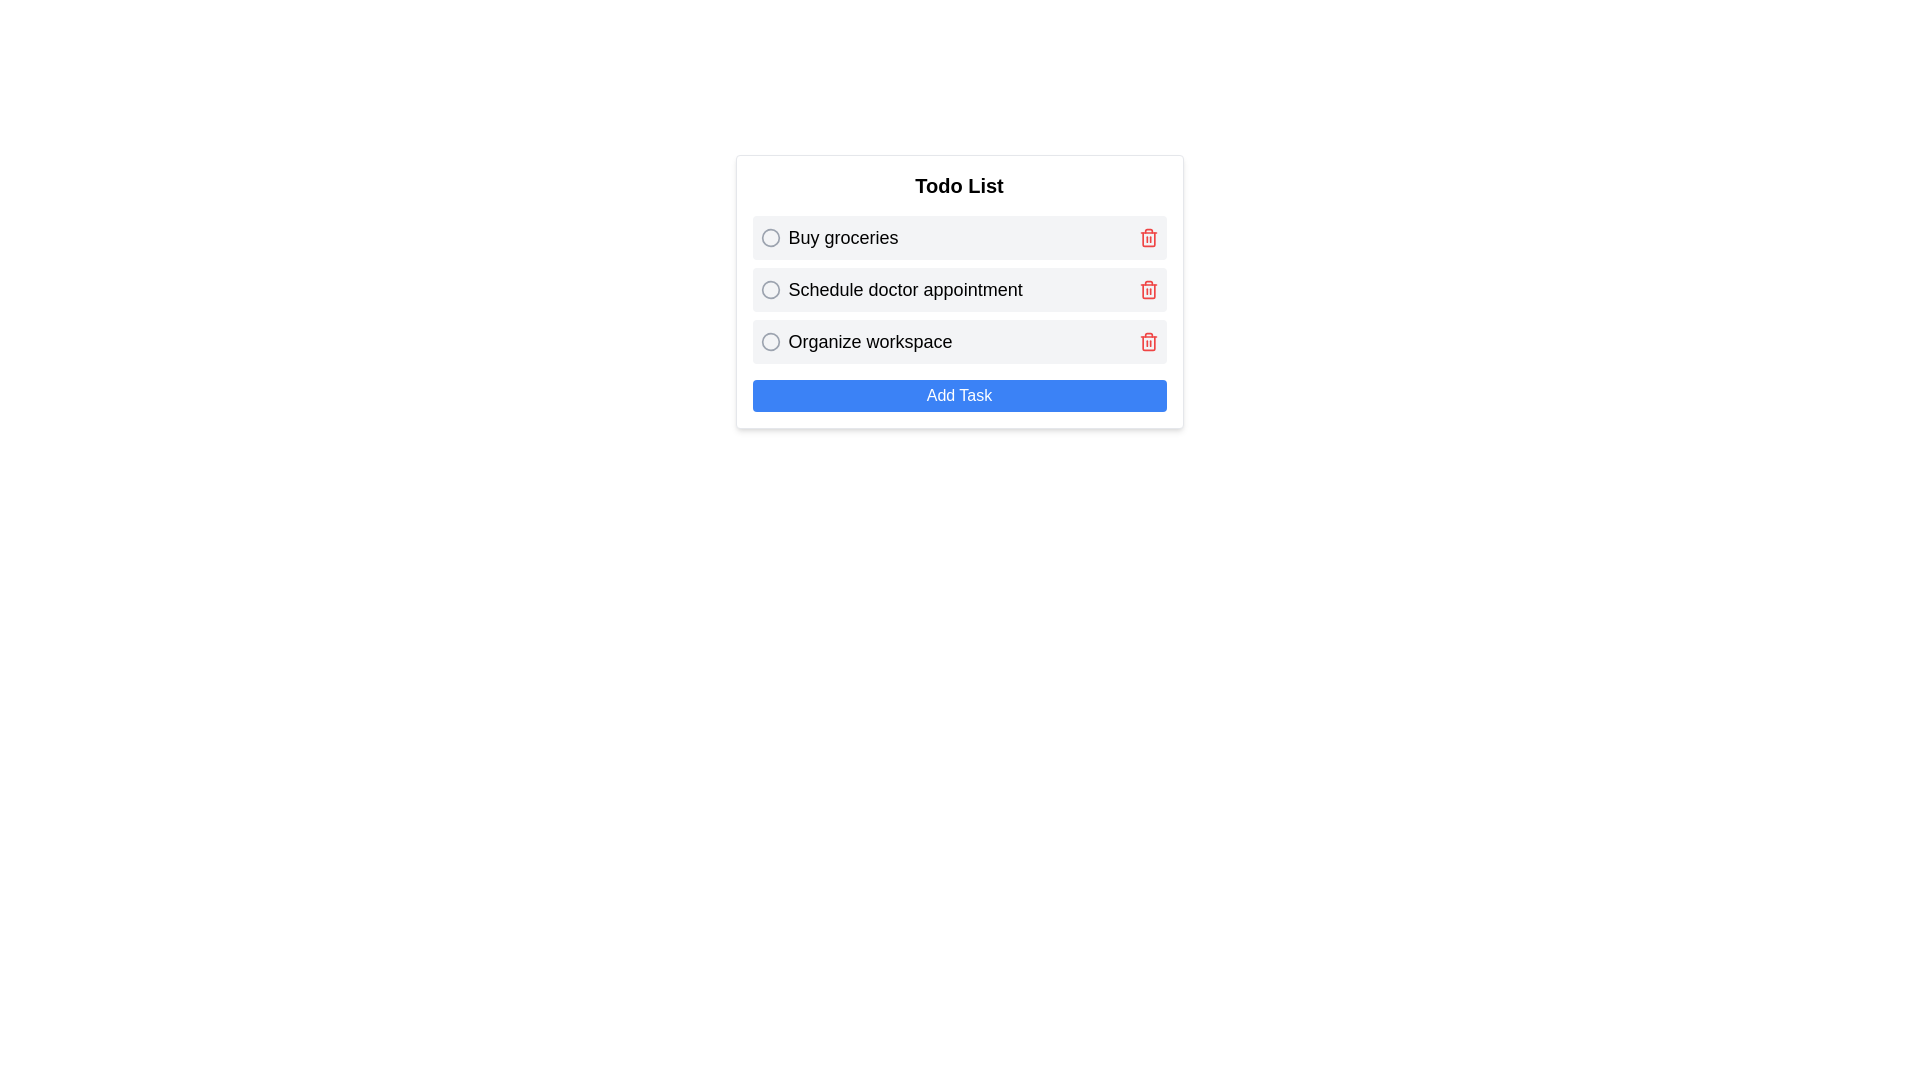 Image resolution: width=1920 pixels, height=1080 pixels. I want to click on the delete icon button located in the last row of the list, adjacent to the text 'Organize workspace', so click(1148, 341).